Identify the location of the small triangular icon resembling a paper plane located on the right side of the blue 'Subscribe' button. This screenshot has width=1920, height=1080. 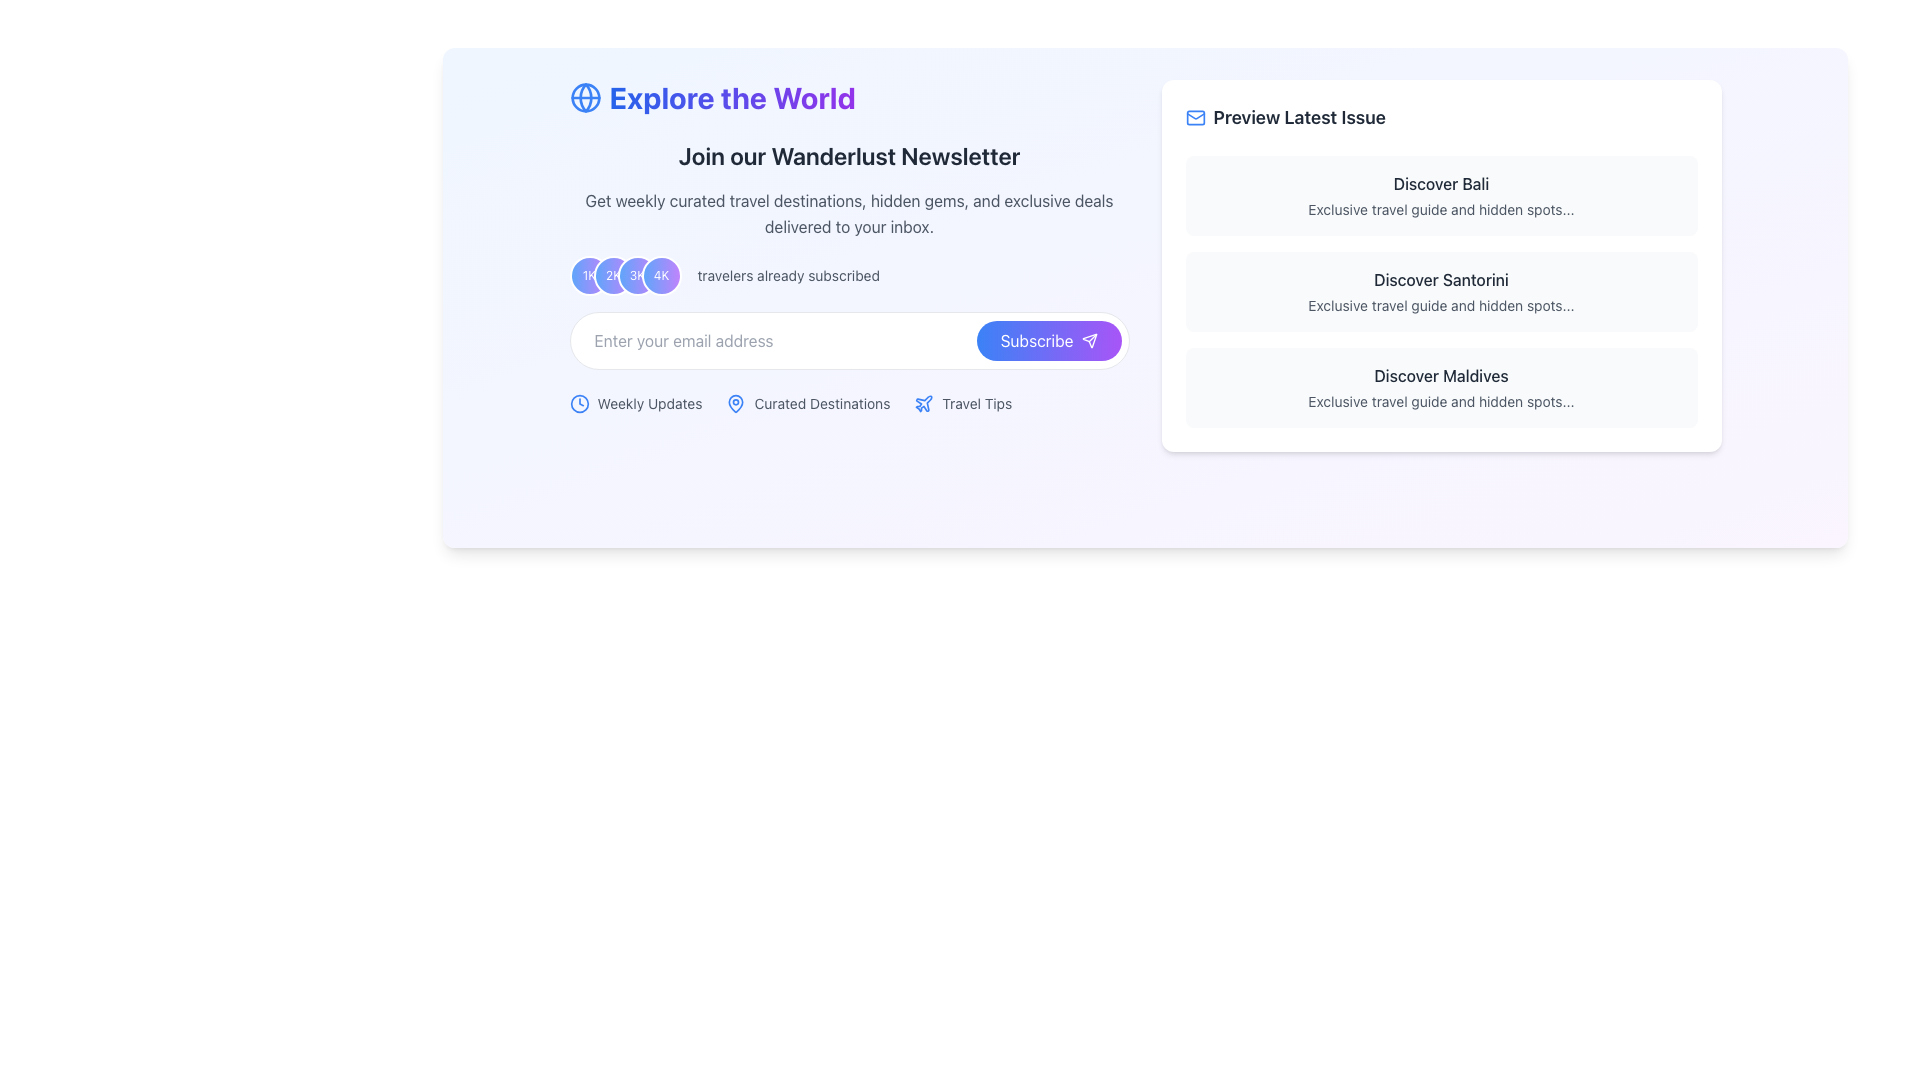
(1088, 338).